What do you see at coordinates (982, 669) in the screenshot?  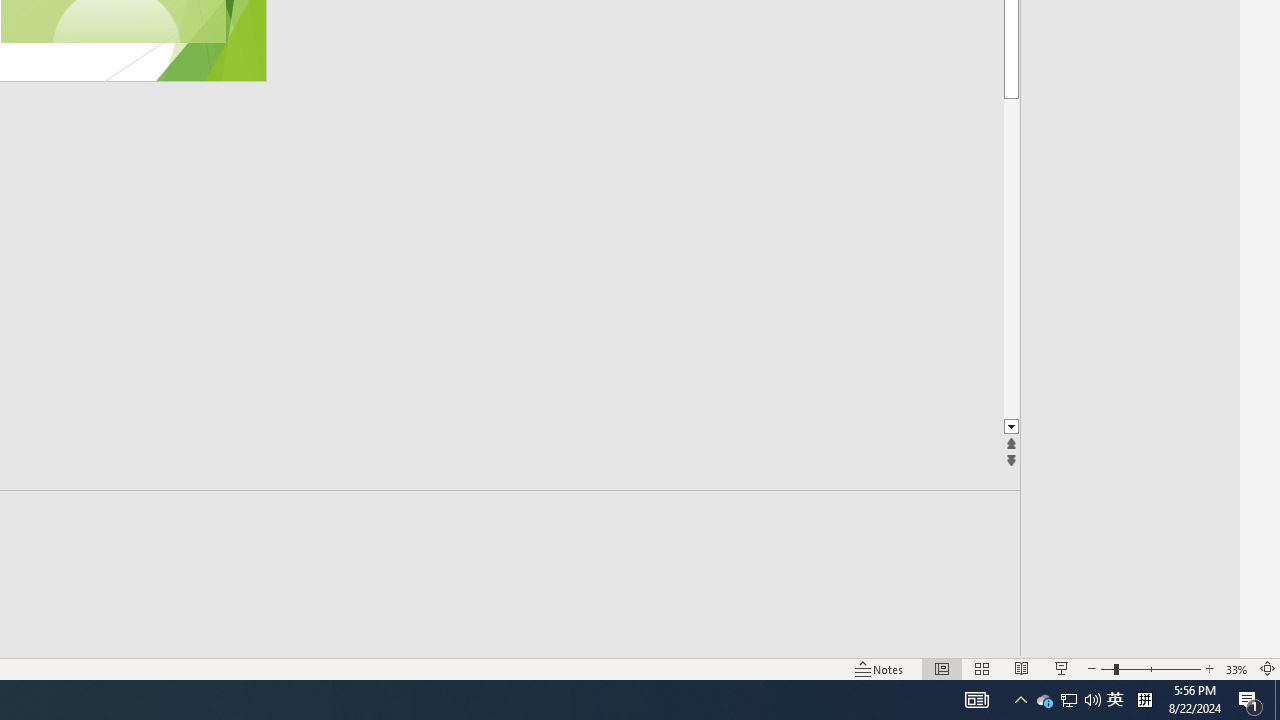 I see `'Slide Sorter'` at bounding box center [982, 669].